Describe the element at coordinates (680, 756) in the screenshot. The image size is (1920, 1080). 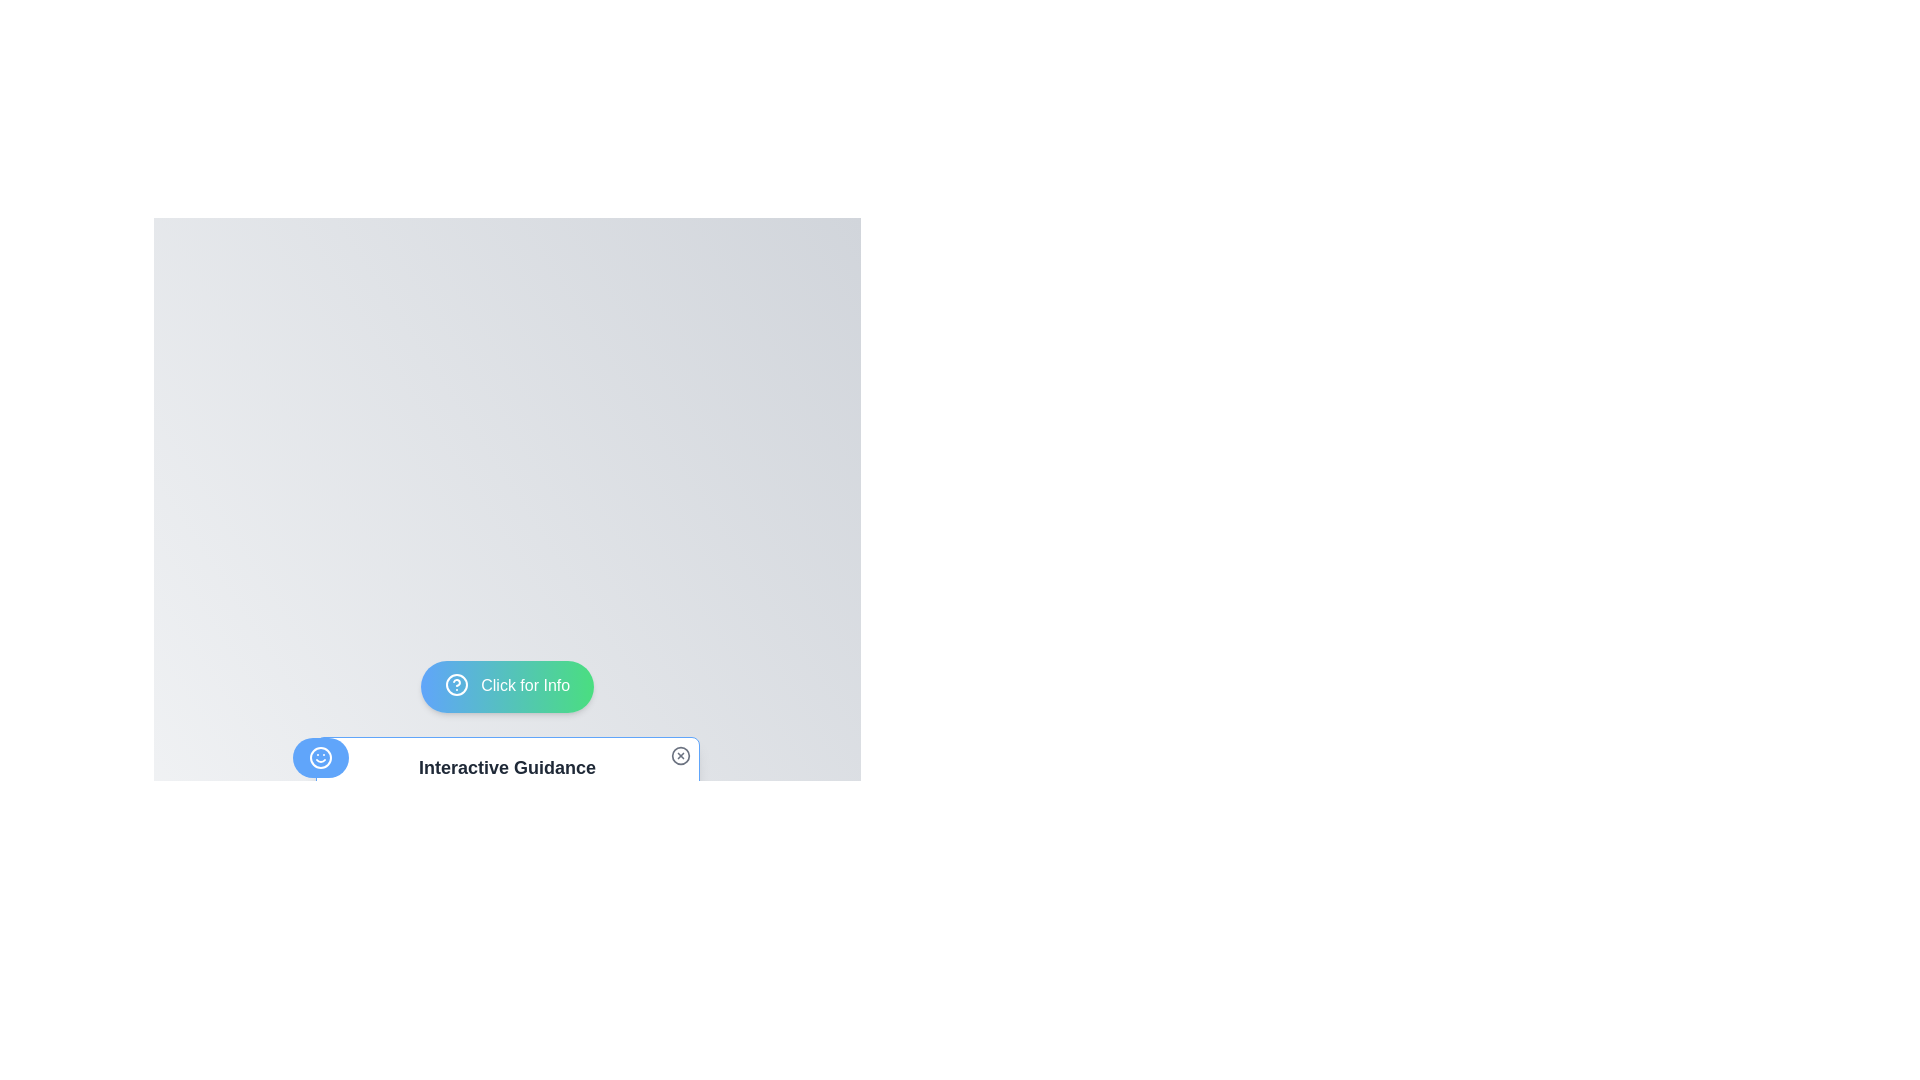
I see `properties of the decorative circle vector graphic element located at the bottom-right of the interface, adjacent to the 'Interactive Guidance' label` at that location.